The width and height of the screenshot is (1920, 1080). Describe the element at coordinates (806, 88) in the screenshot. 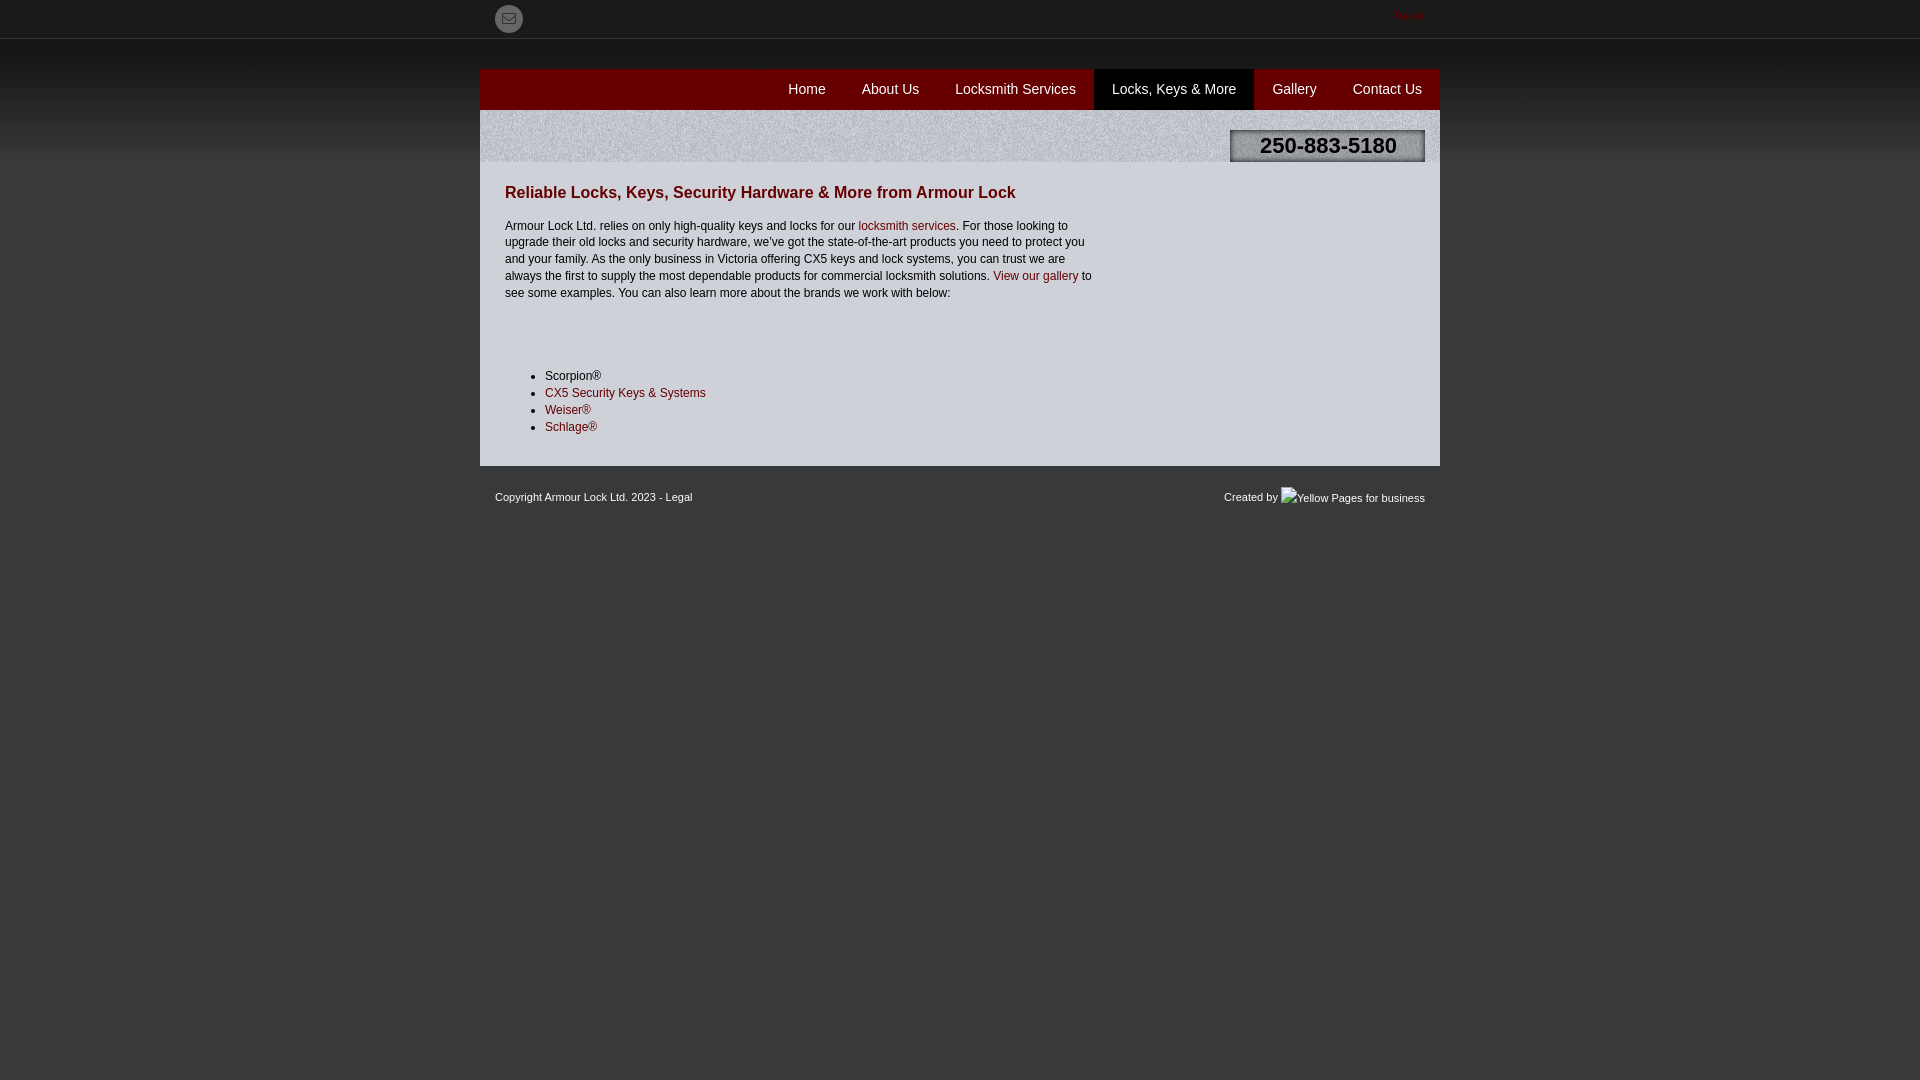

I see `'Home'` at that location.